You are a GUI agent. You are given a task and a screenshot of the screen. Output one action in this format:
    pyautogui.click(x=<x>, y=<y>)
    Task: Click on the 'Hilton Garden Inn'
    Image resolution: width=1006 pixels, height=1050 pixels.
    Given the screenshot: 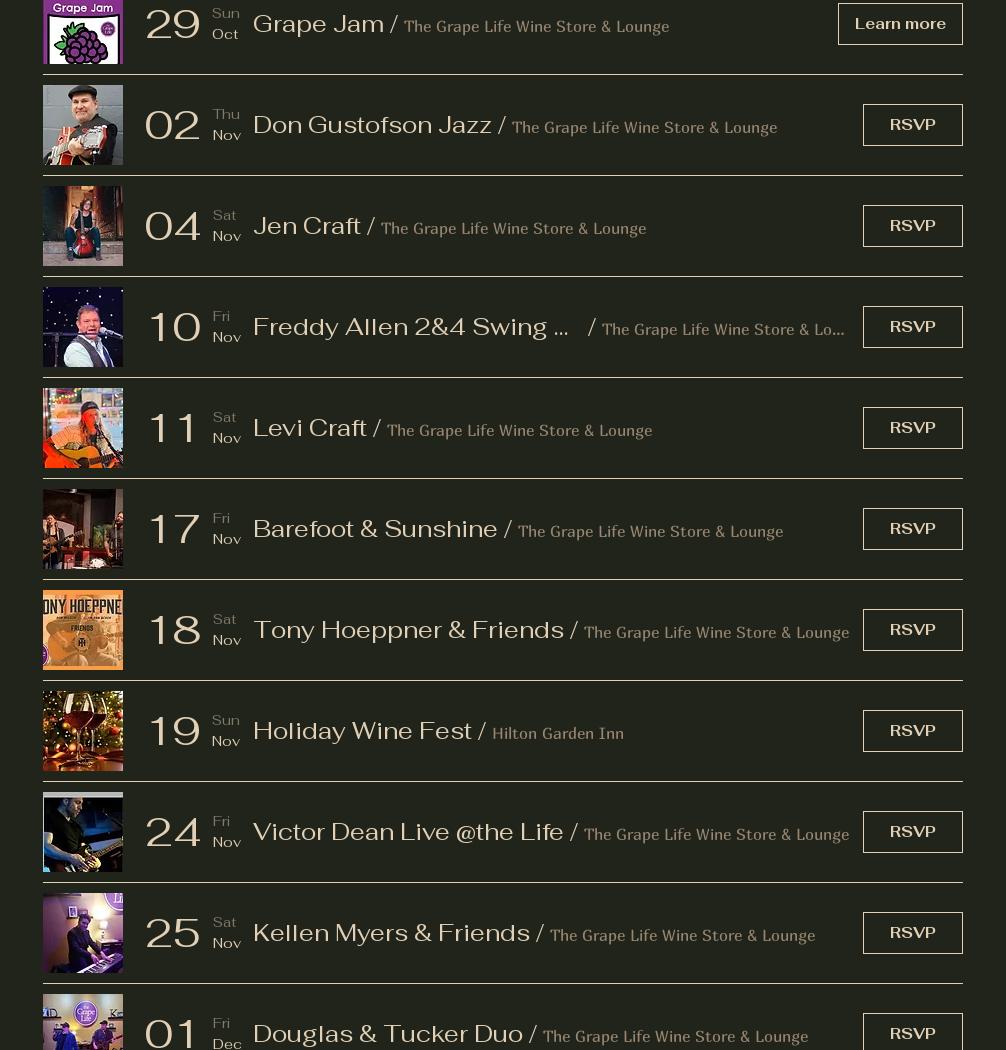 What is the action you would take?
    pyautogui.click(x=558, y=730)
    